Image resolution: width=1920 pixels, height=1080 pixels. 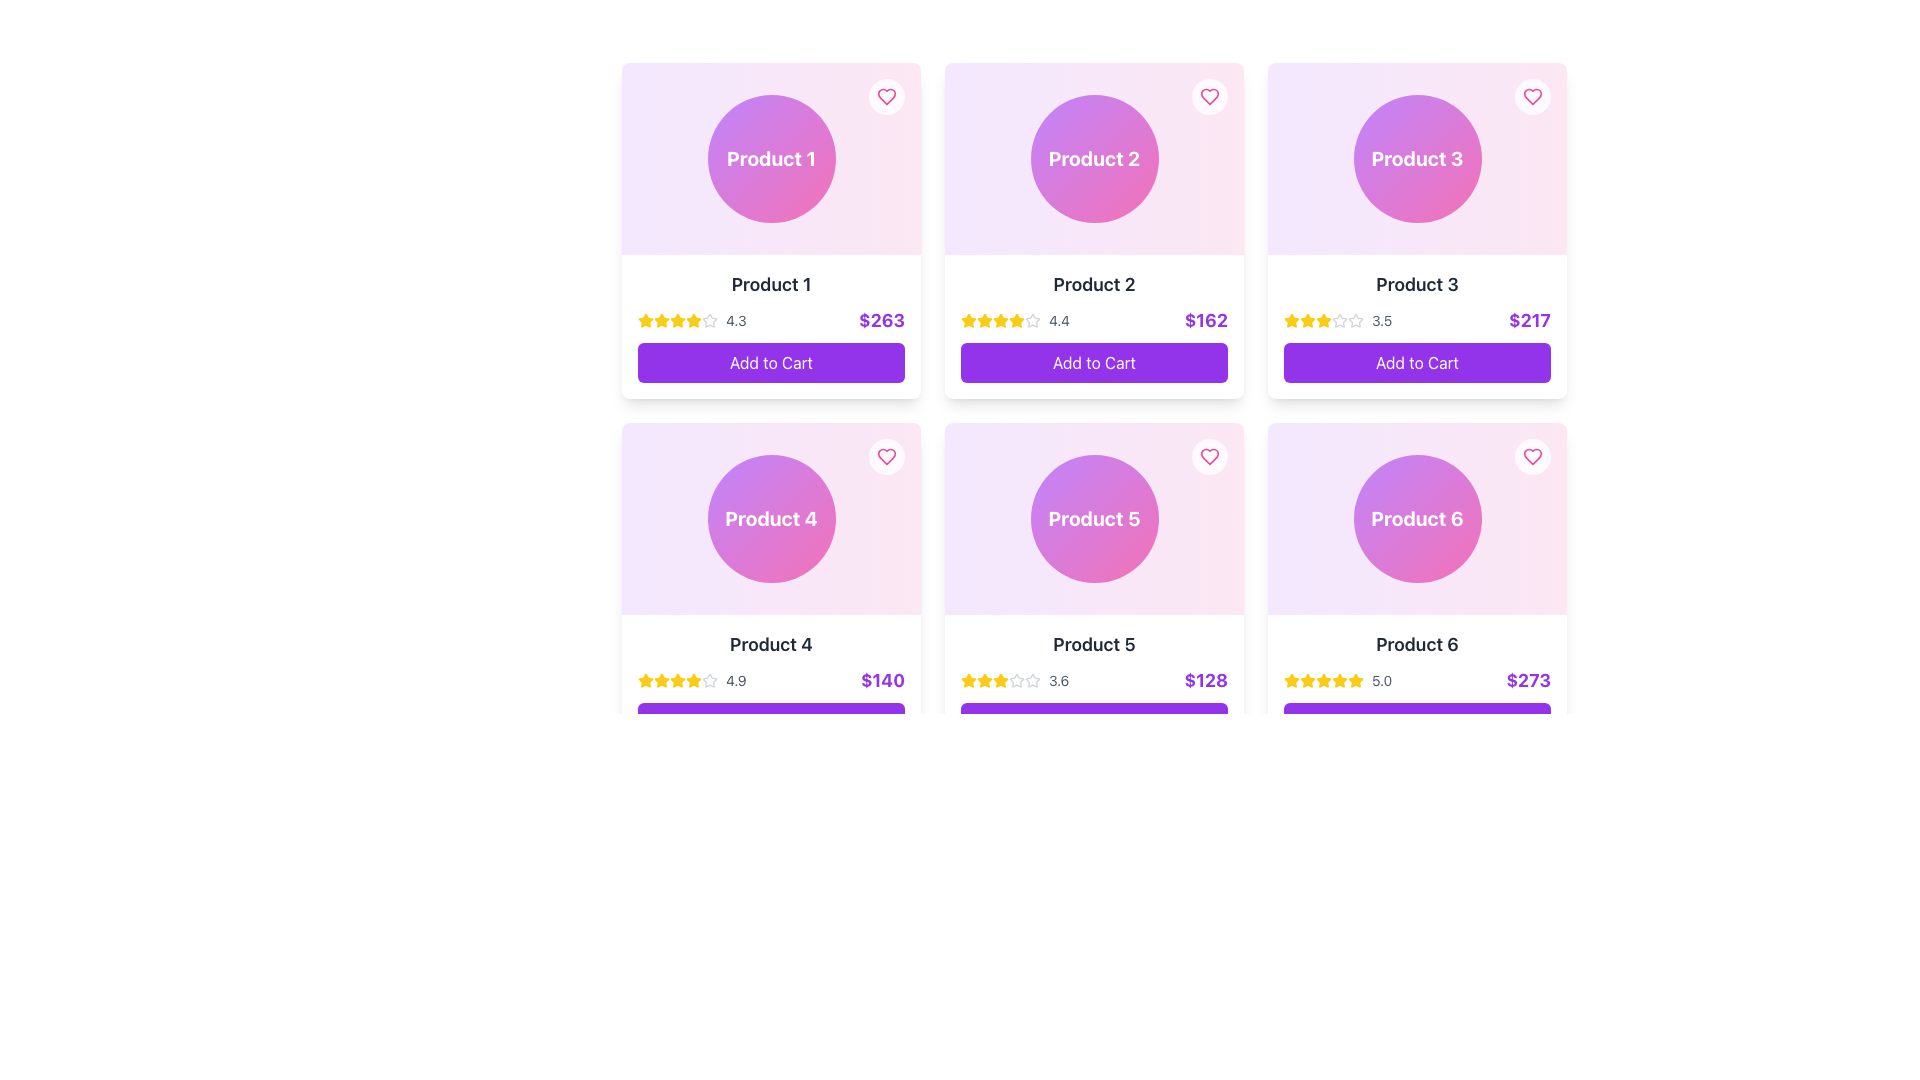 I want to click on the fifth star icon, which is styled with a yellow fill and represents a rating of '5.0' in the rating section of the 'Product 6' card, so click(x=1339, y=680).